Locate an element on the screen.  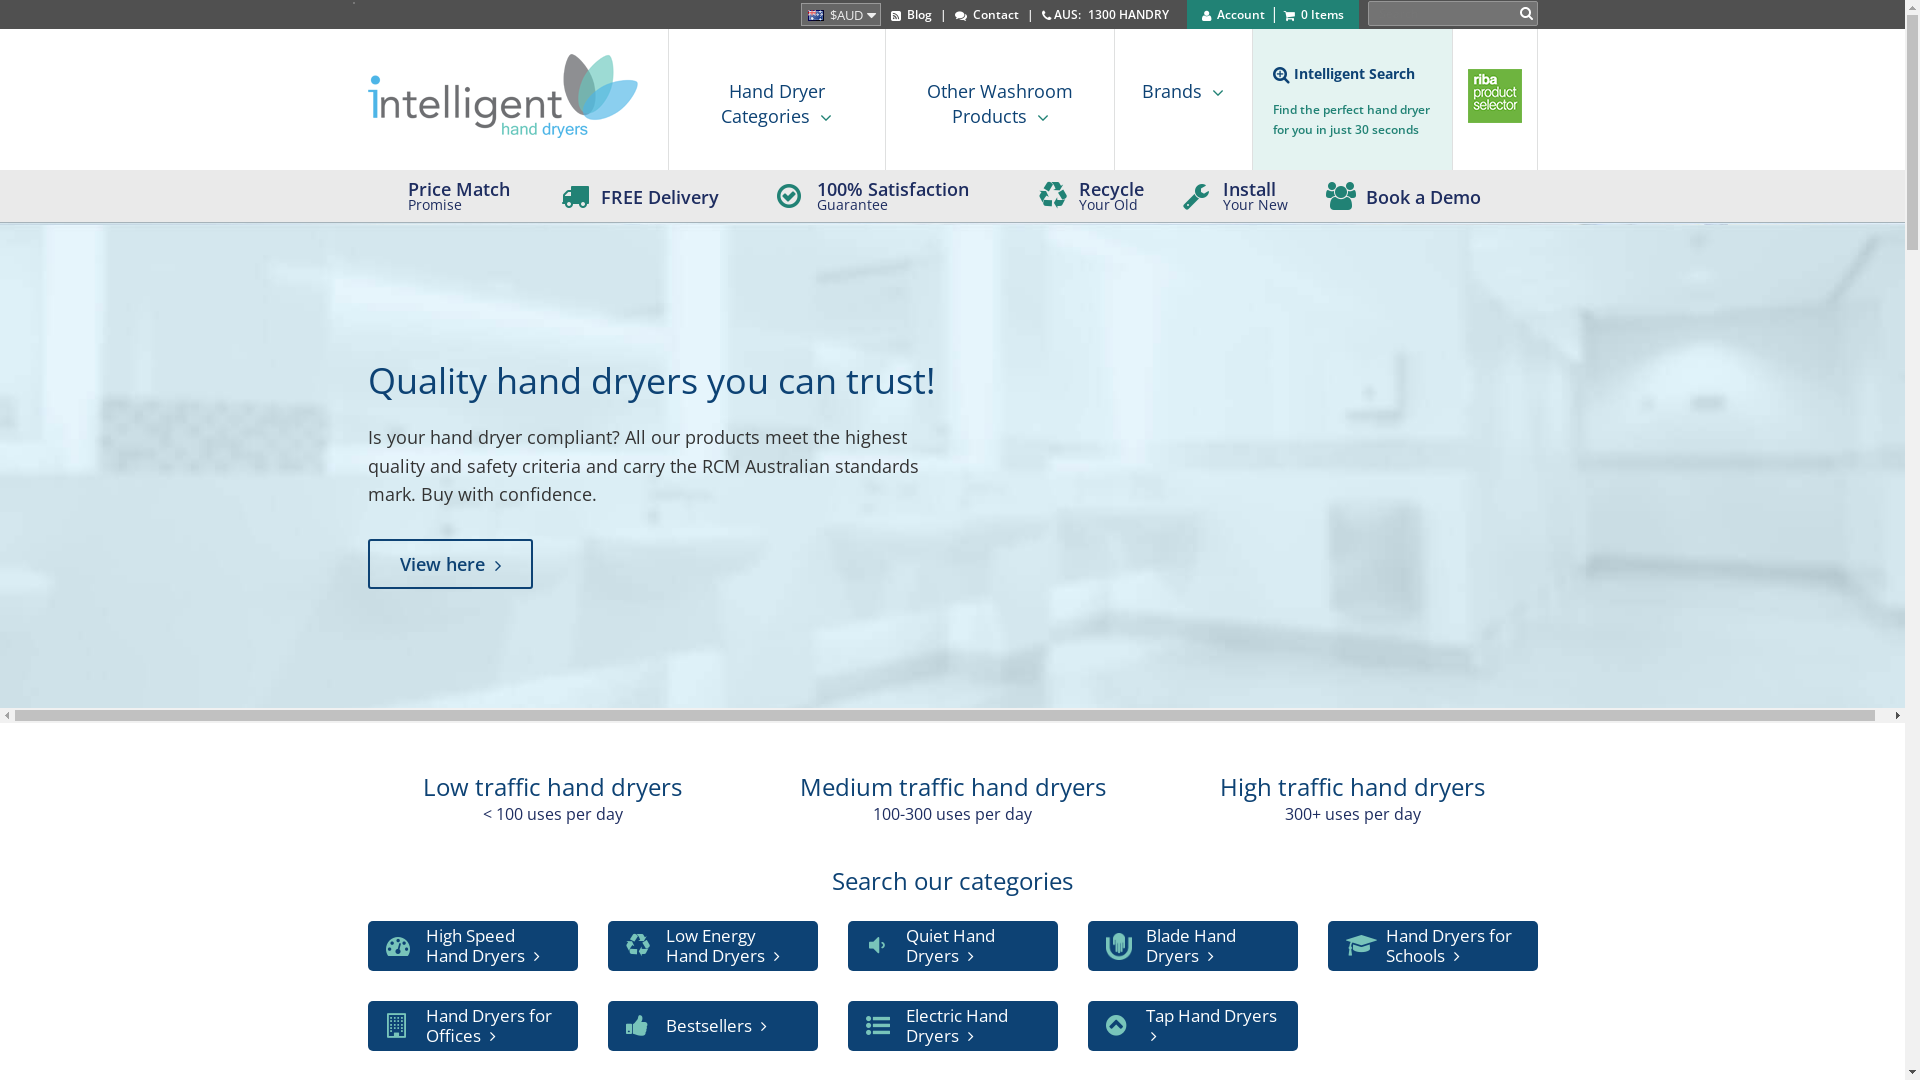
'Intelligent Hand Dryers' is located at coordinates (503, 96).